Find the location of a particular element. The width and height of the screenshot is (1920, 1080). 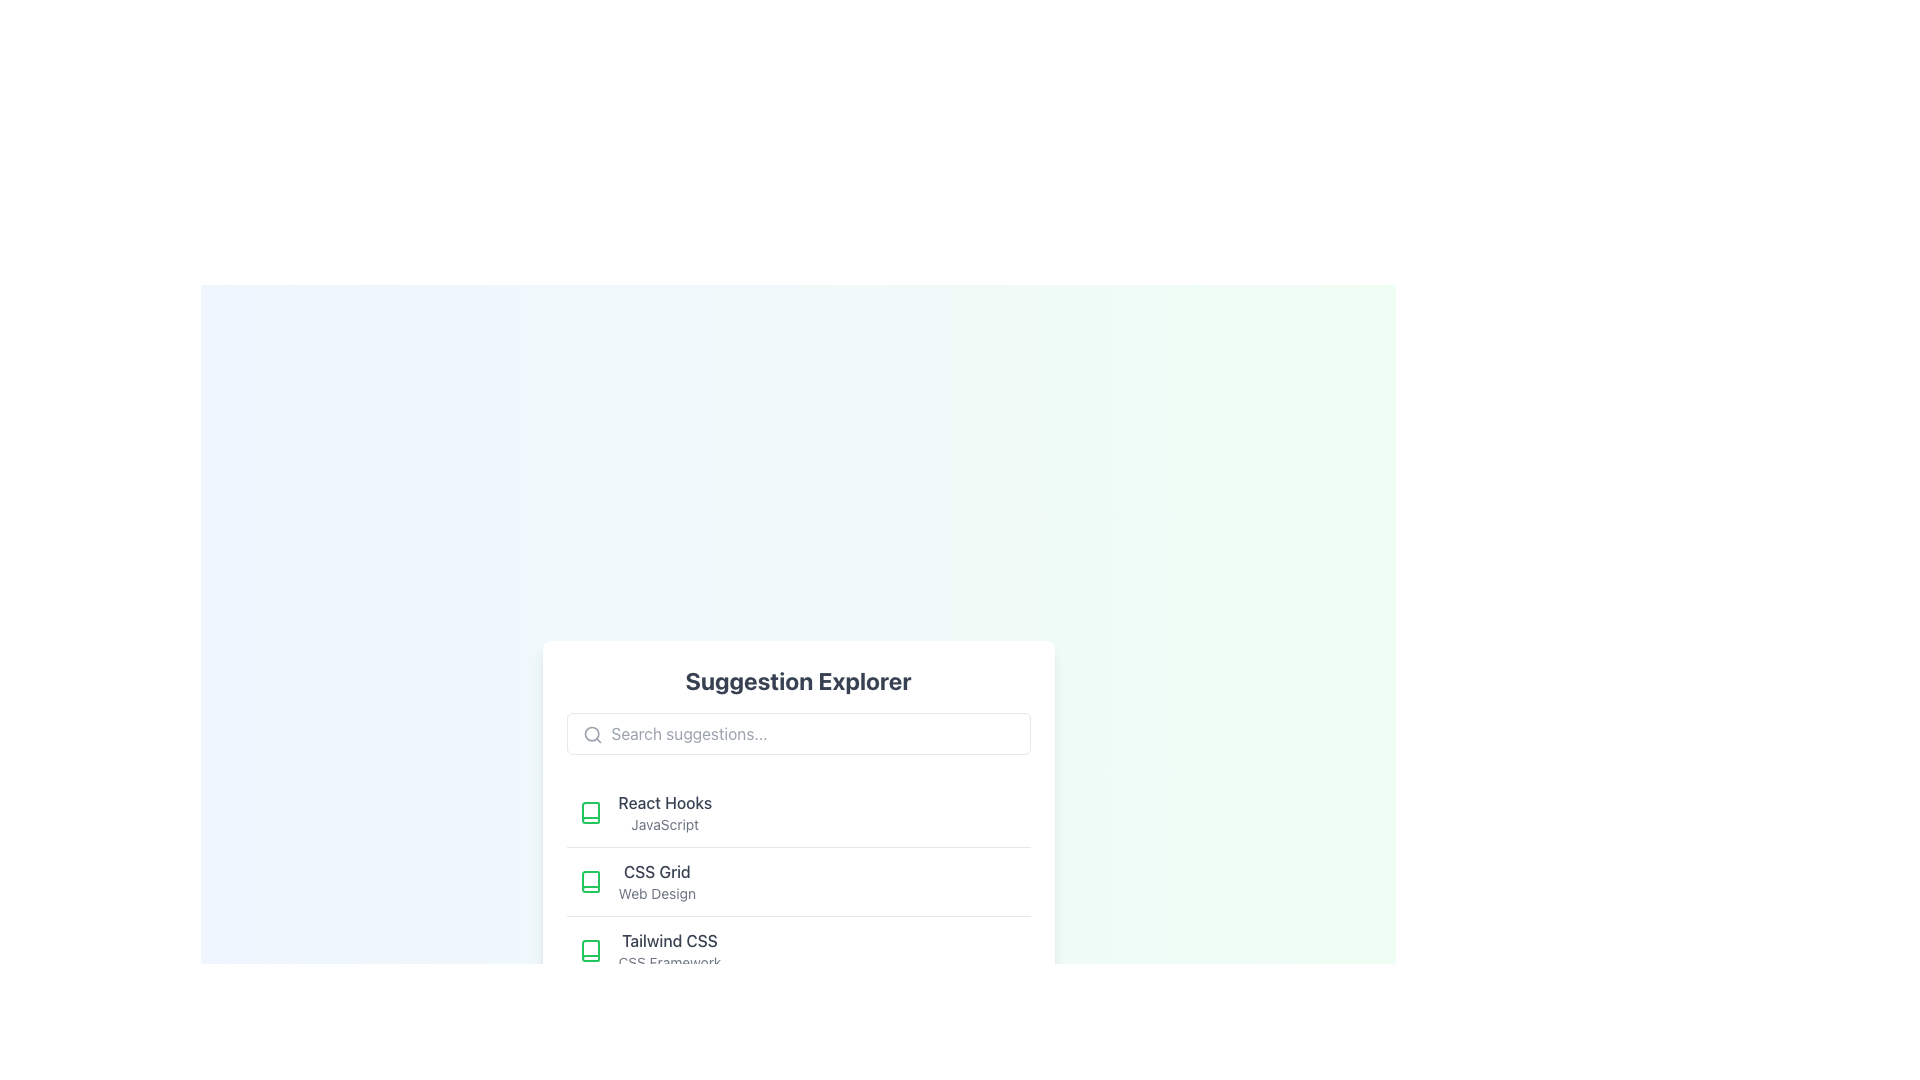

the List Item titled 'Tailwind CSS' with subtitle 'CSS Framework' is located at coordinates (669, 950).